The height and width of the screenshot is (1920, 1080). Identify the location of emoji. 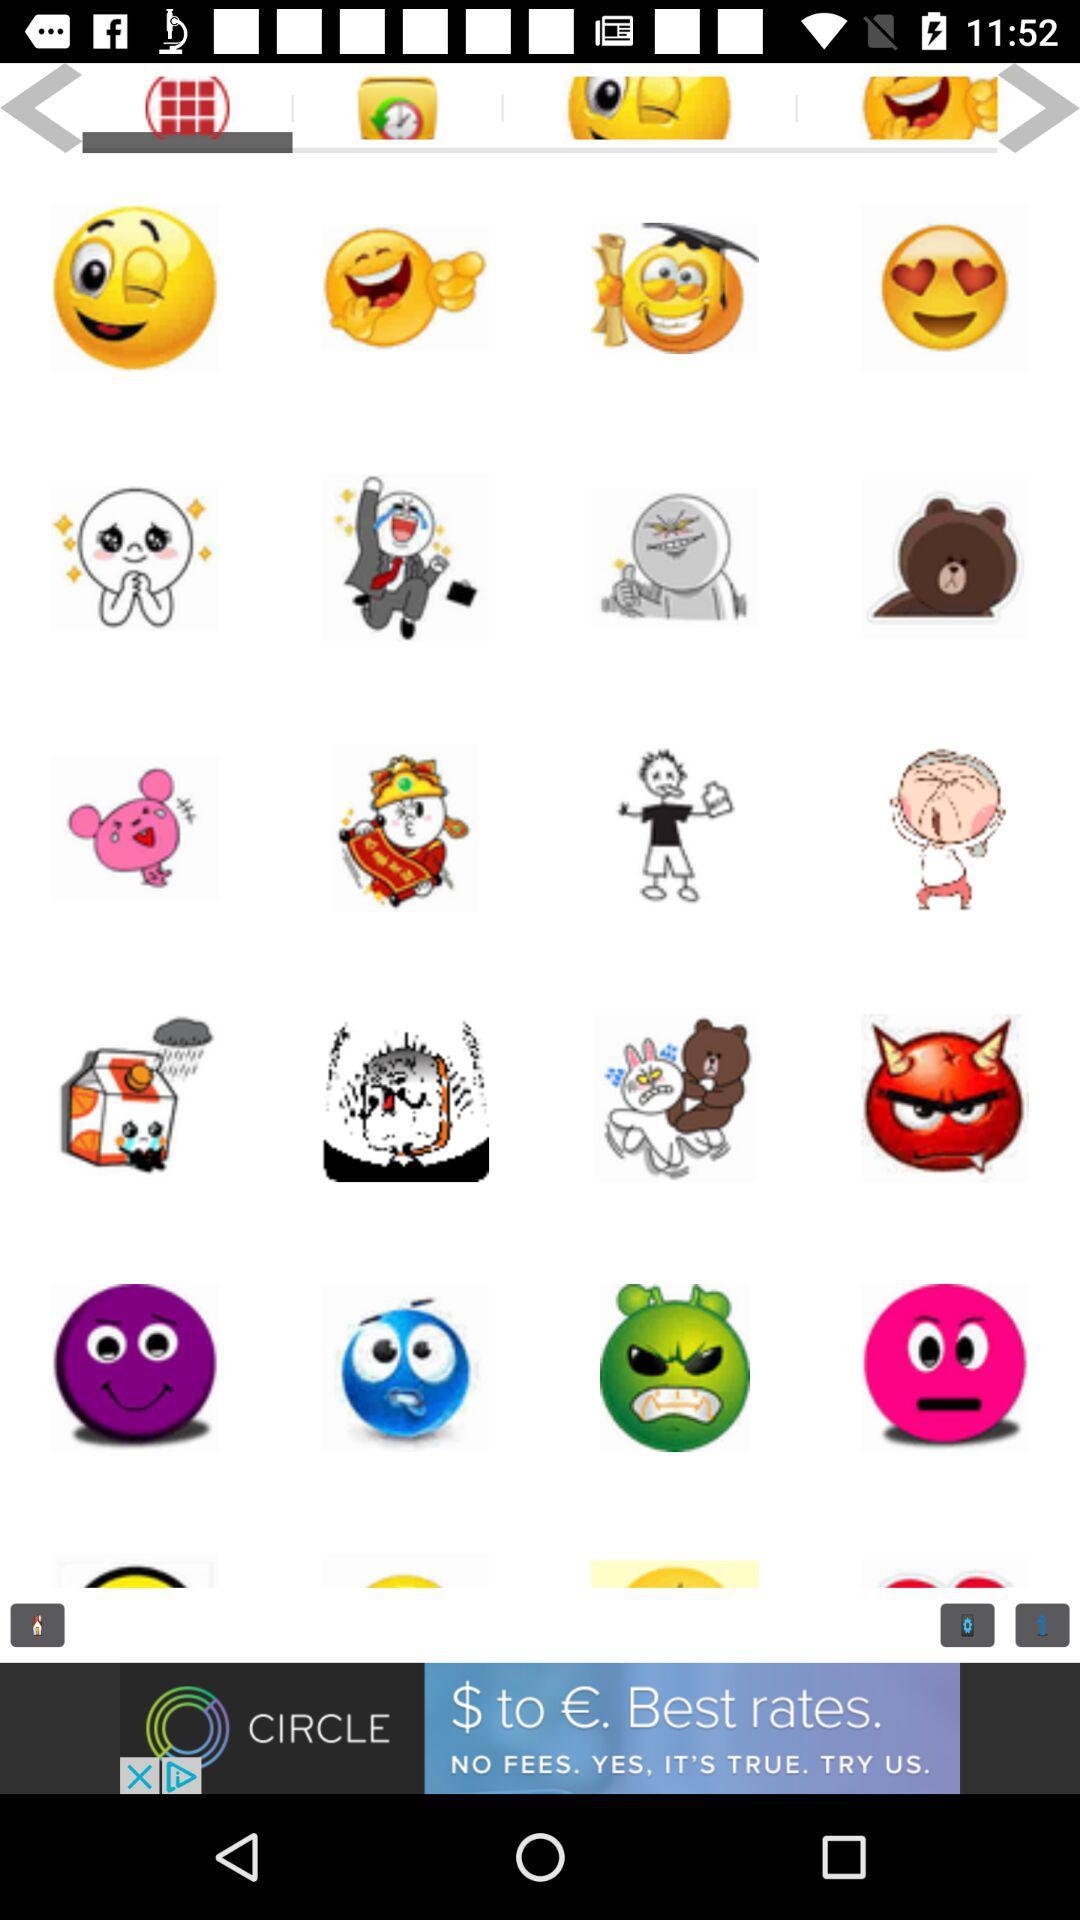
(675, 287).